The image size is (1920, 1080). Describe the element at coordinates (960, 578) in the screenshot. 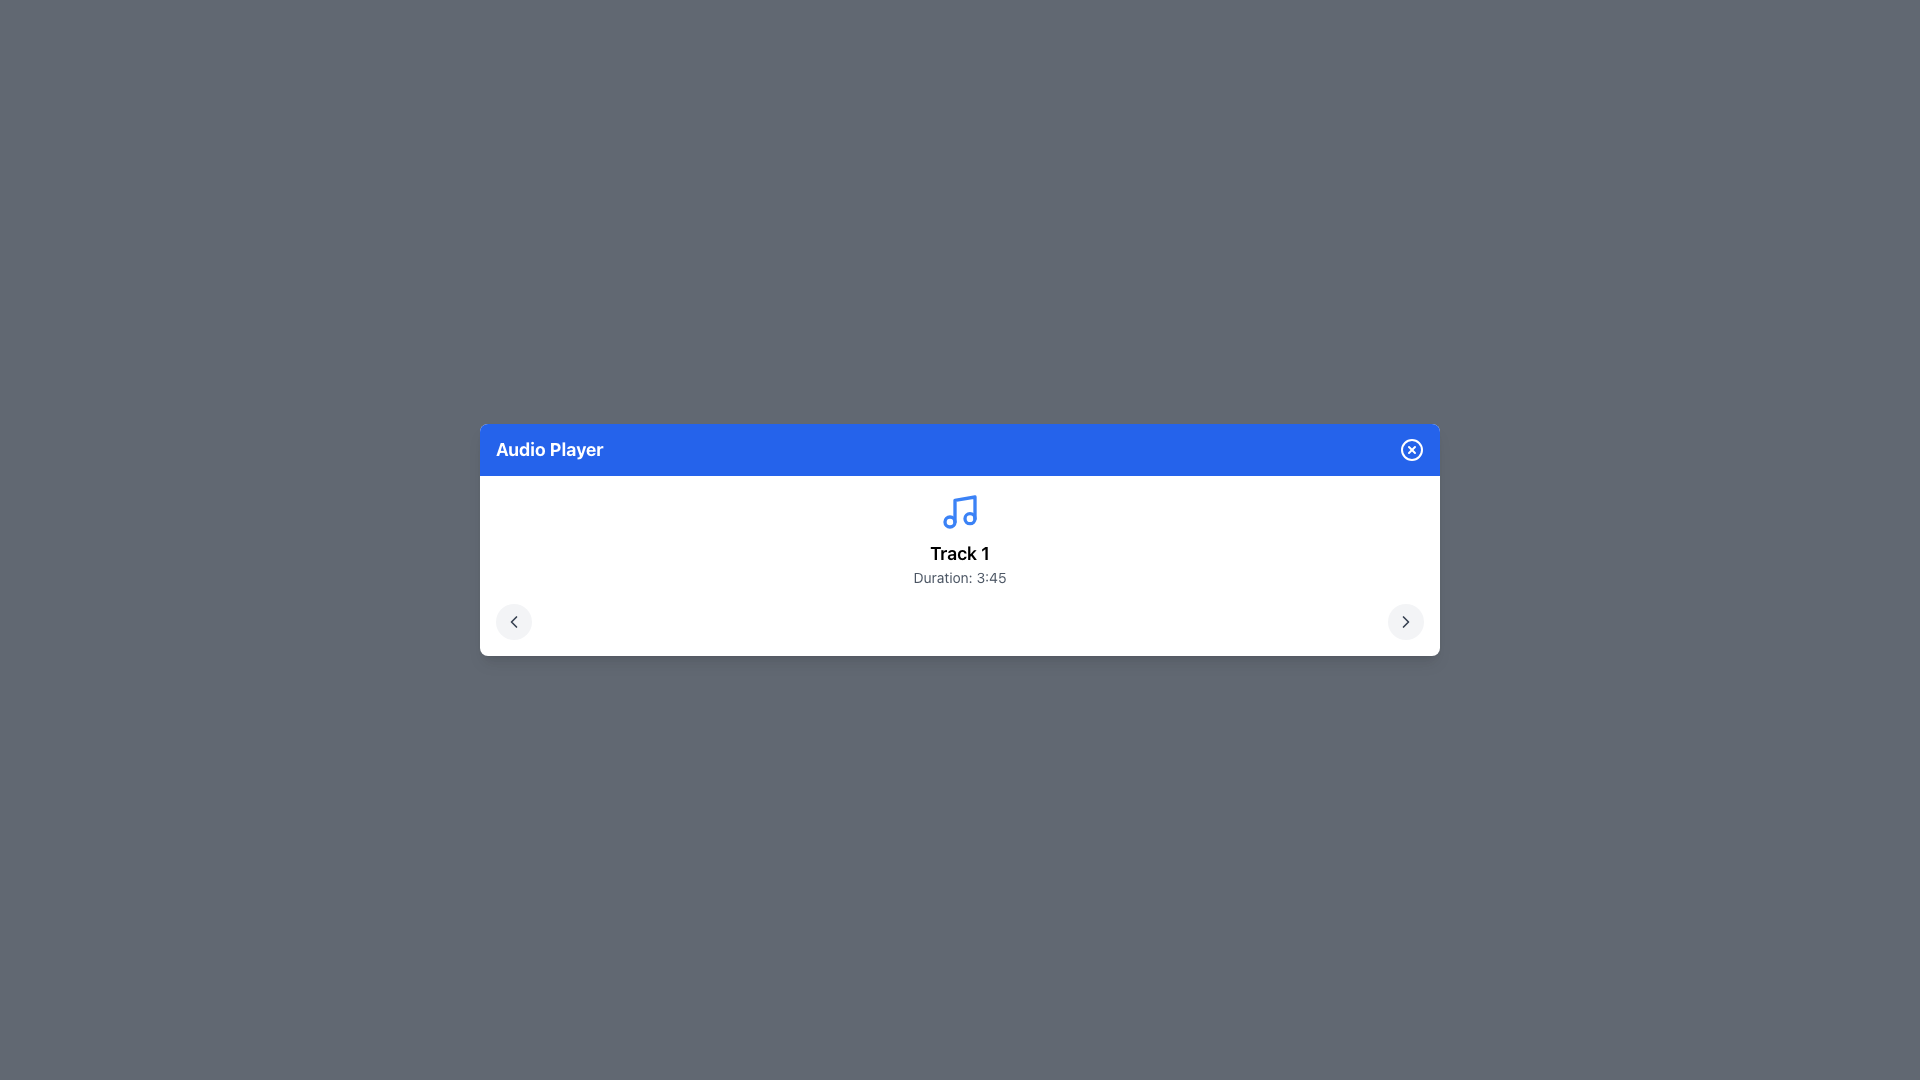

I see `the text label displaying 'Duration: 3:45', which is styled in a small gray font and located below the 'Track 1' label` at that location.